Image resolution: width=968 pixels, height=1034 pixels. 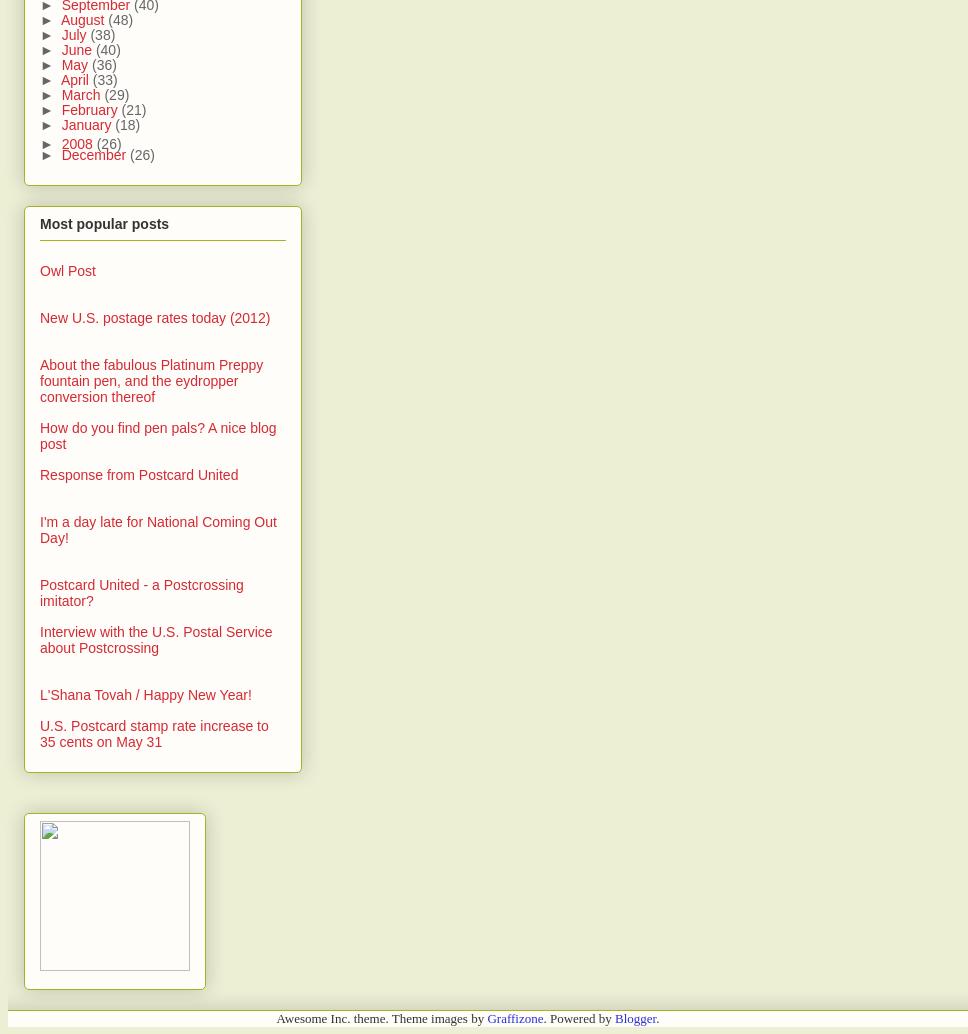 What do you see at coordinates (90, 34) in the screenshot?
I see `'(38)'` at bounding box center [90, 34].